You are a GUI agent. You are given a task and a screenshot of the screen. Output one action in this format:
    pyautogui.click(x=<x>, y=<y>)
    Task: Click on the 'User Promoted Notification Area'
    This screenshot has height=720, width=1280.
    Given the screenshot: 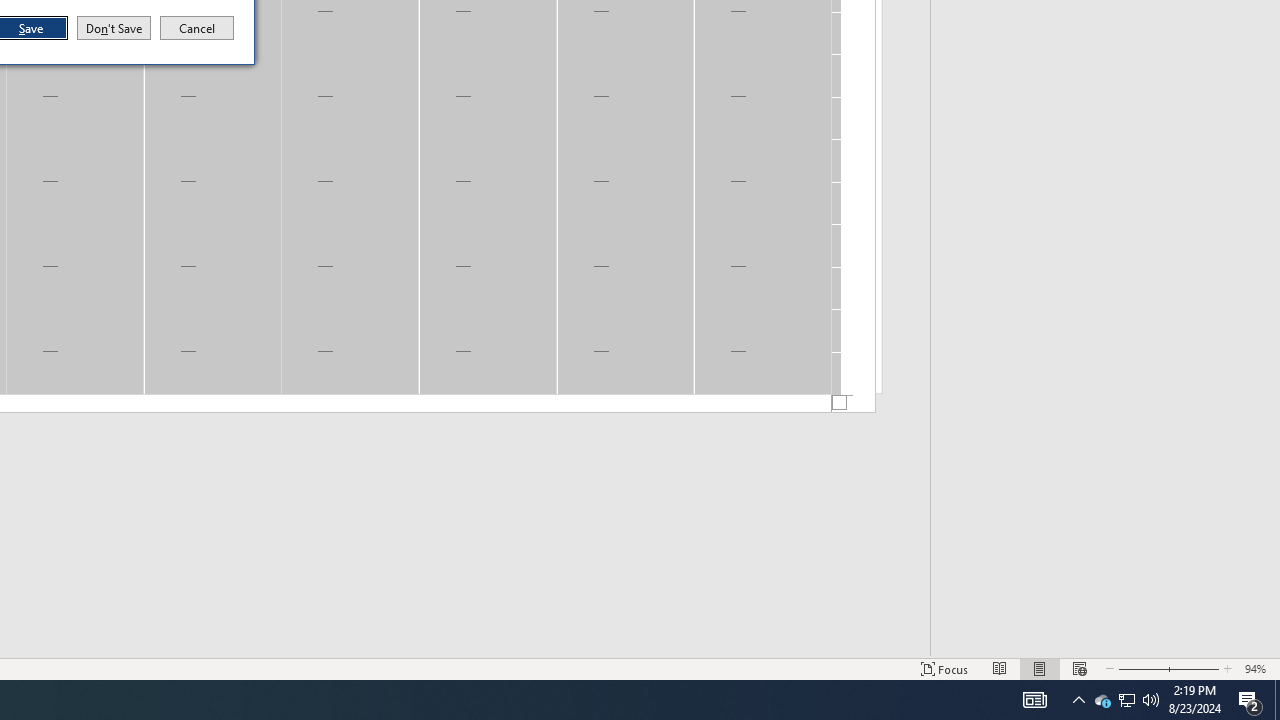 What is the action you would take?
    pyautogui.click(x=1127, y=698)
    